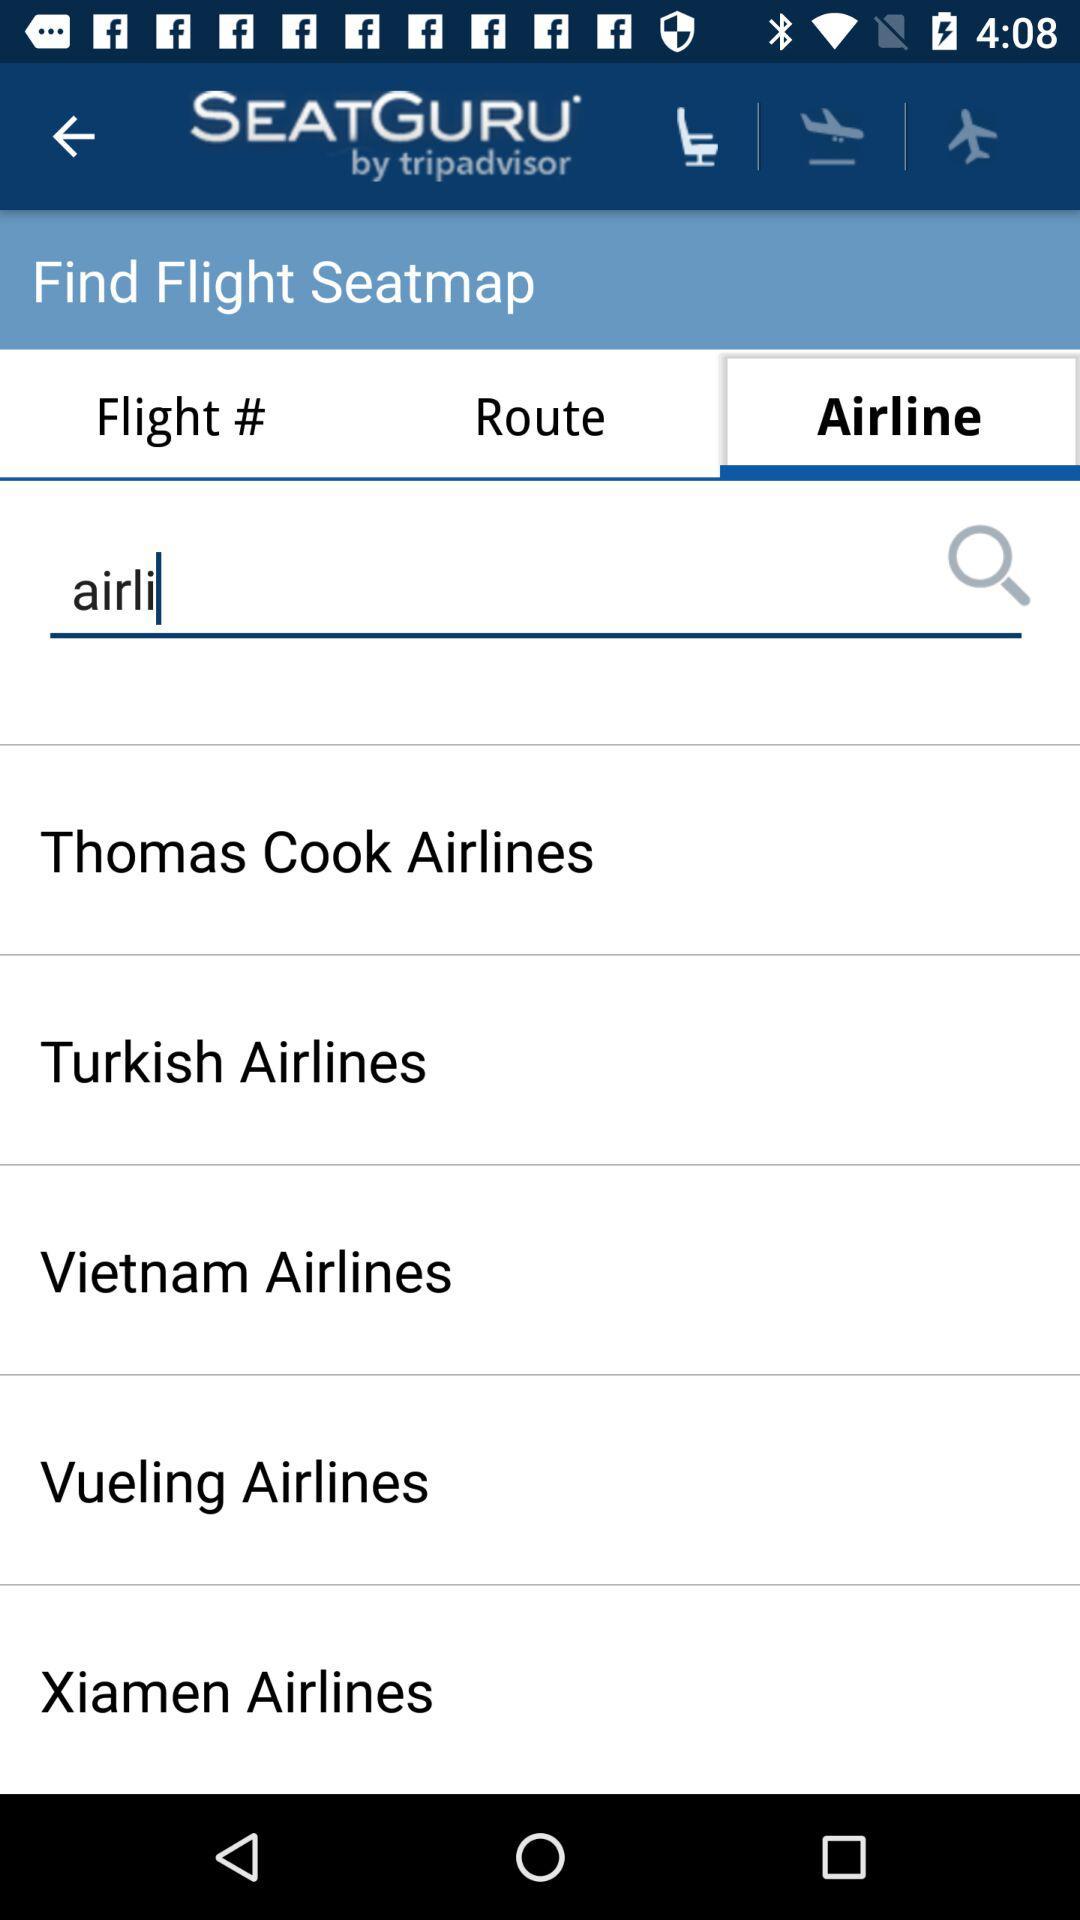  I want to click on seat reservations, so click(696, 135).